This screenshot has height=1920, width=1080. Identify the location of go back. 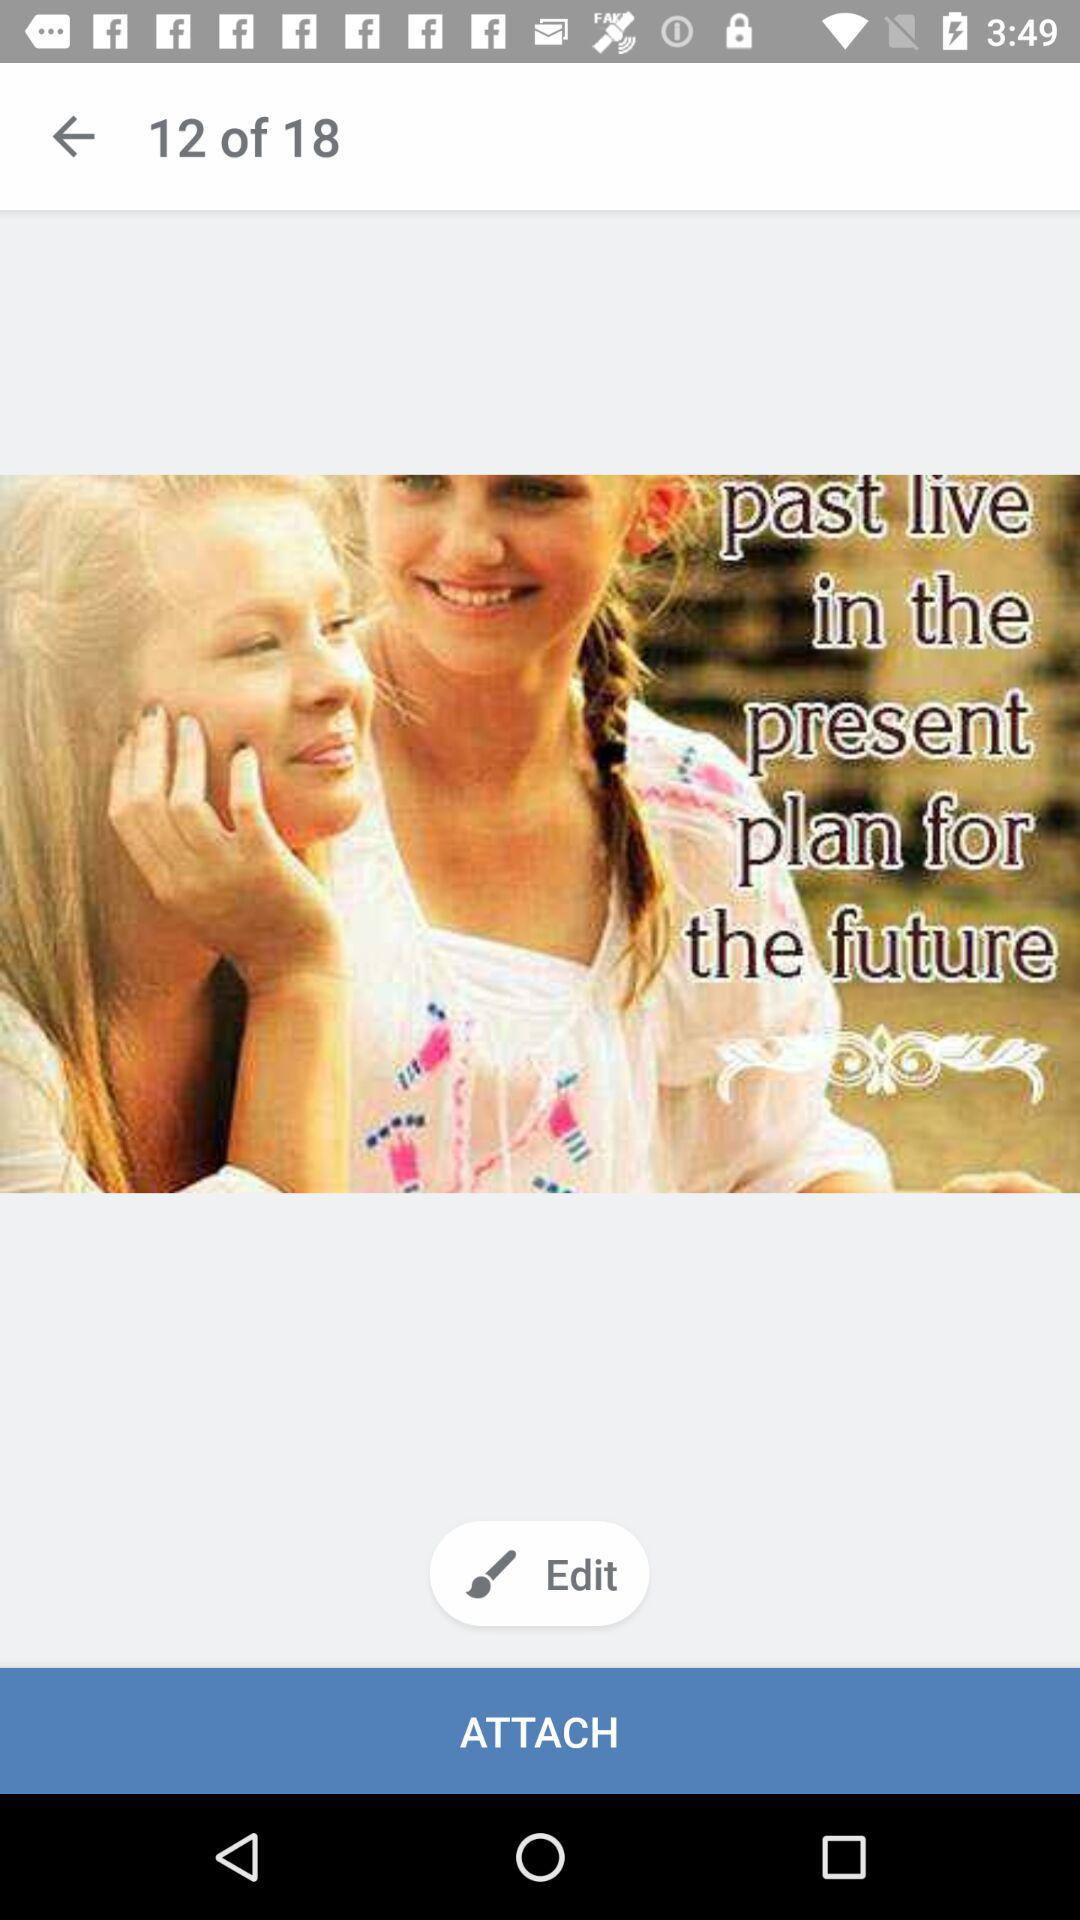
(72, 135).